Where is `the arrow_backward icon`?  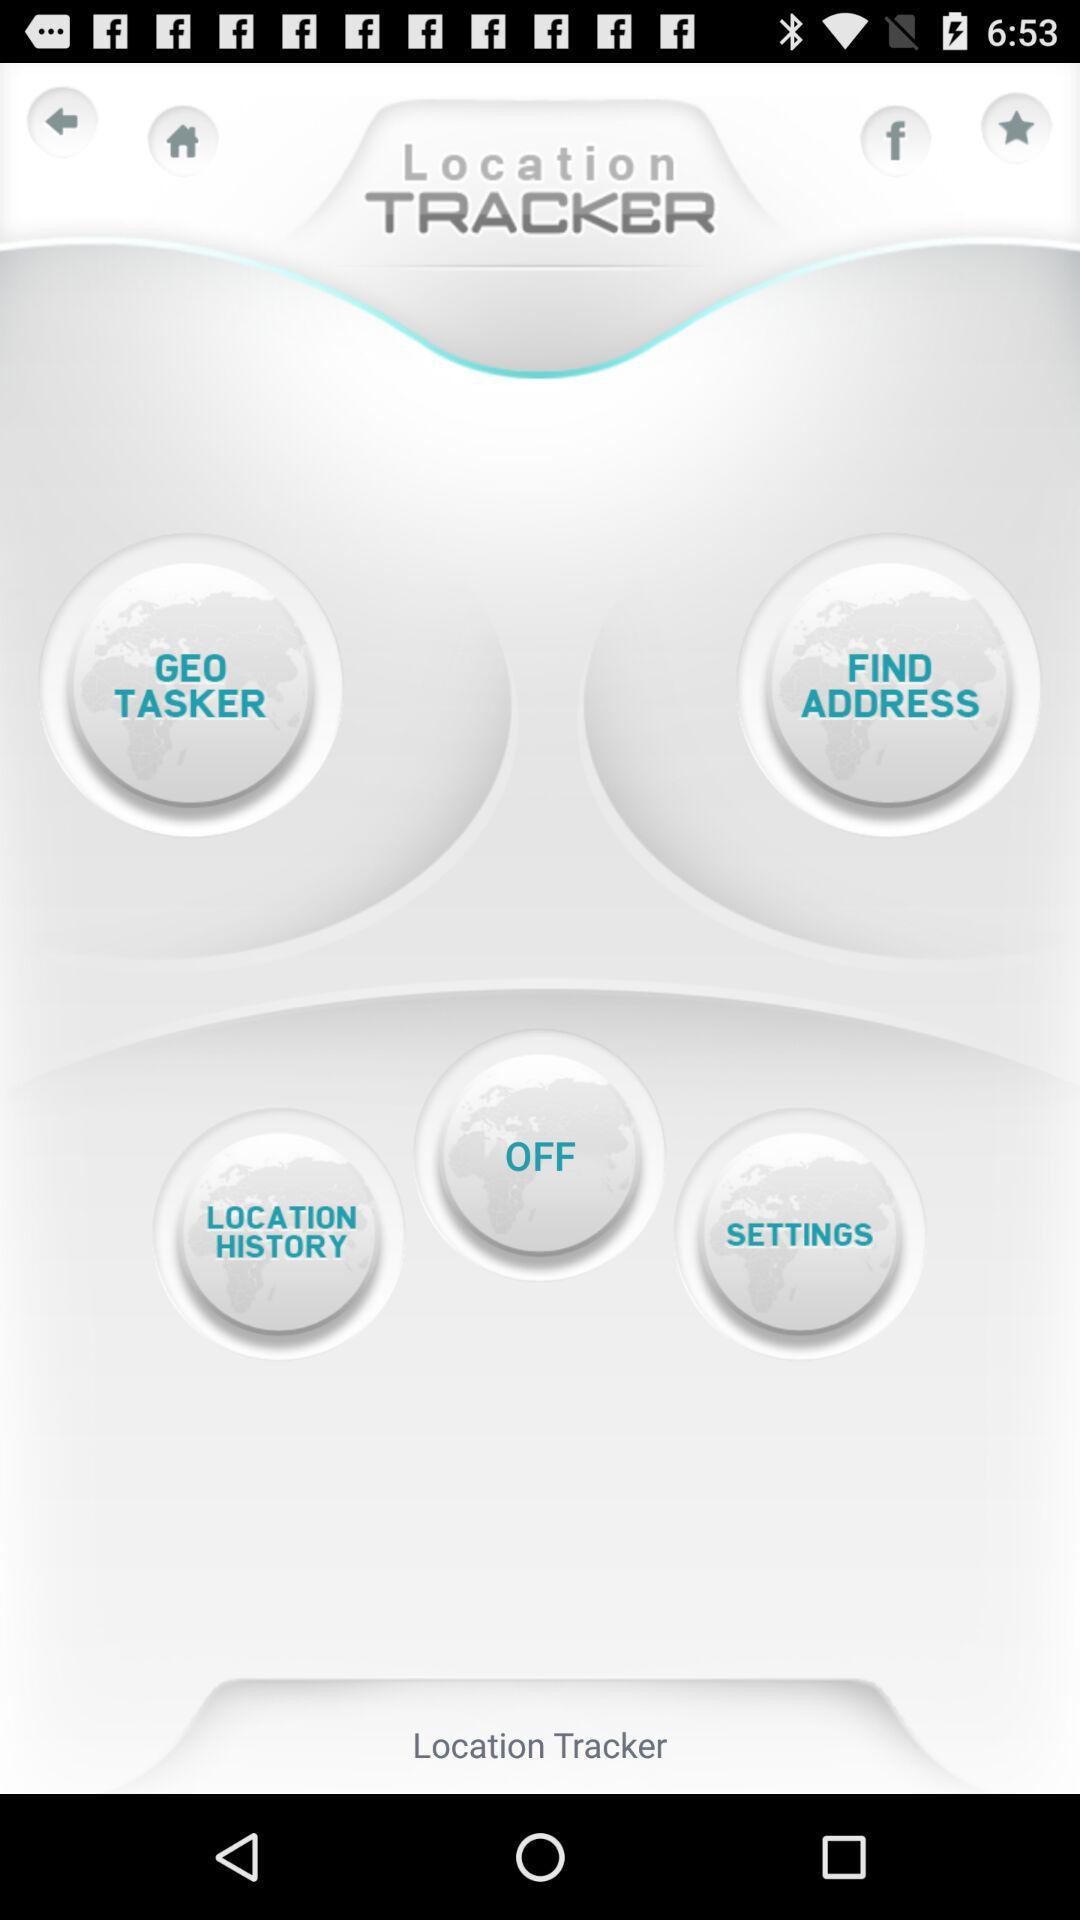
the arrow_backward icon is located at coordinates (61, 130).